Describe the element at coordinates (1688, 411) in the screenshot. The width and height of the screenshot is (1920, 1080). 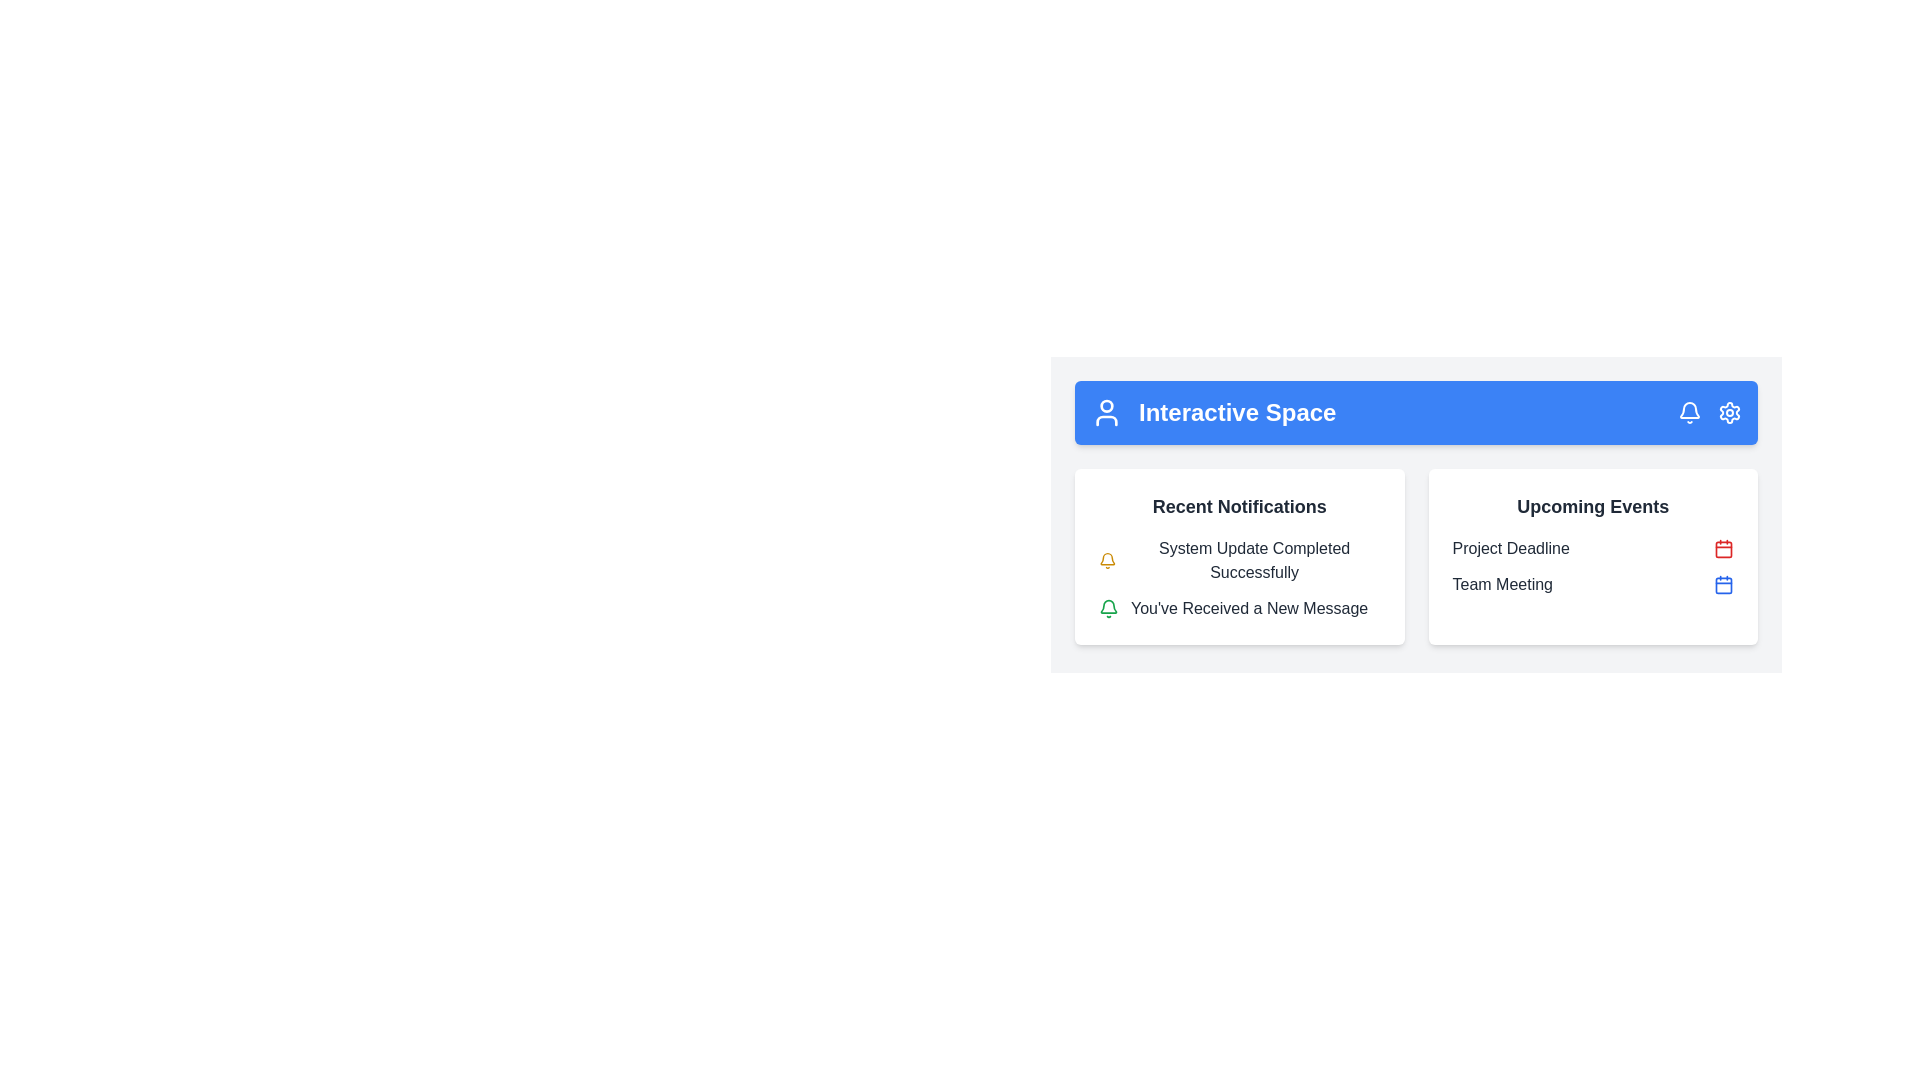
I see `the notification bell icon located on the top title bar, to the left of the gear icon` at that location.